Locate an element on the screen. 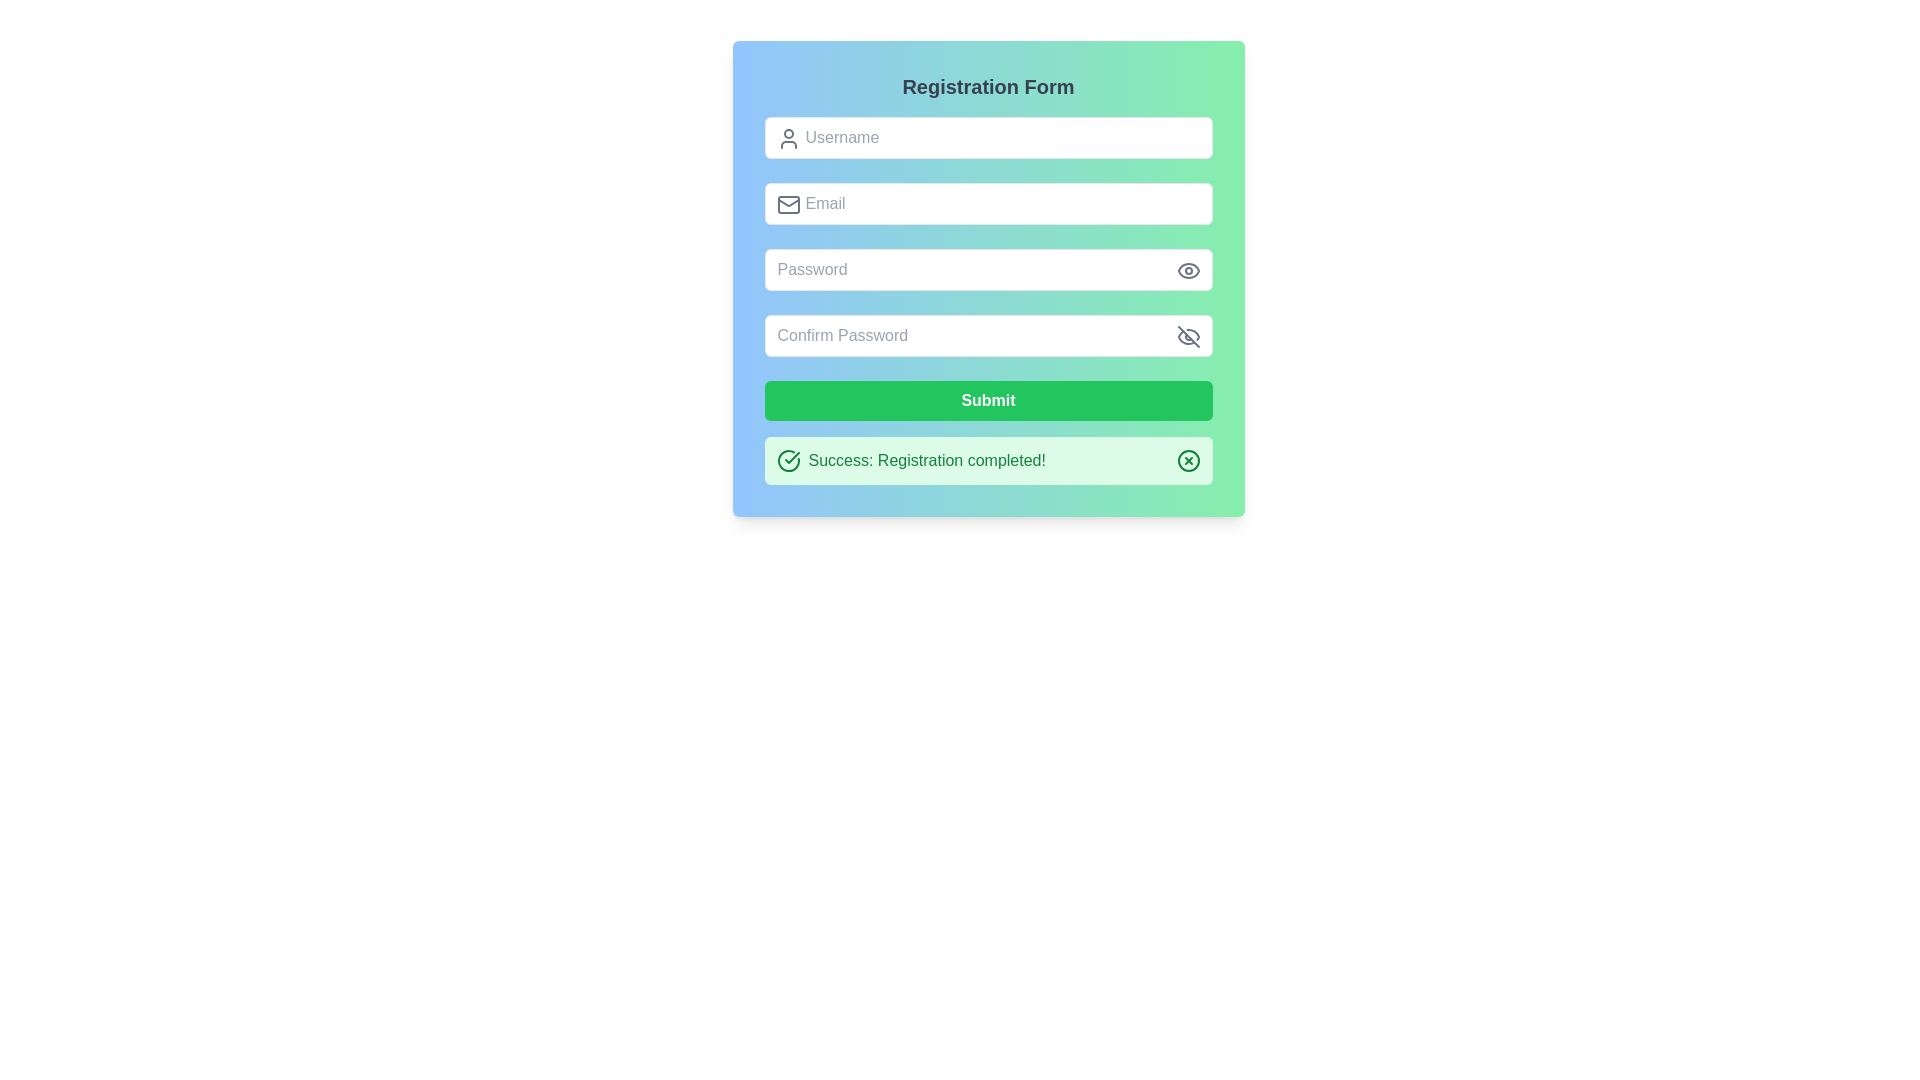  the small gray user icon, which is a stylized silhouette of a head and shoulders, located inside the first input field immediately preceding the placeholder text 'Username' is located at coordinates (787, 137).